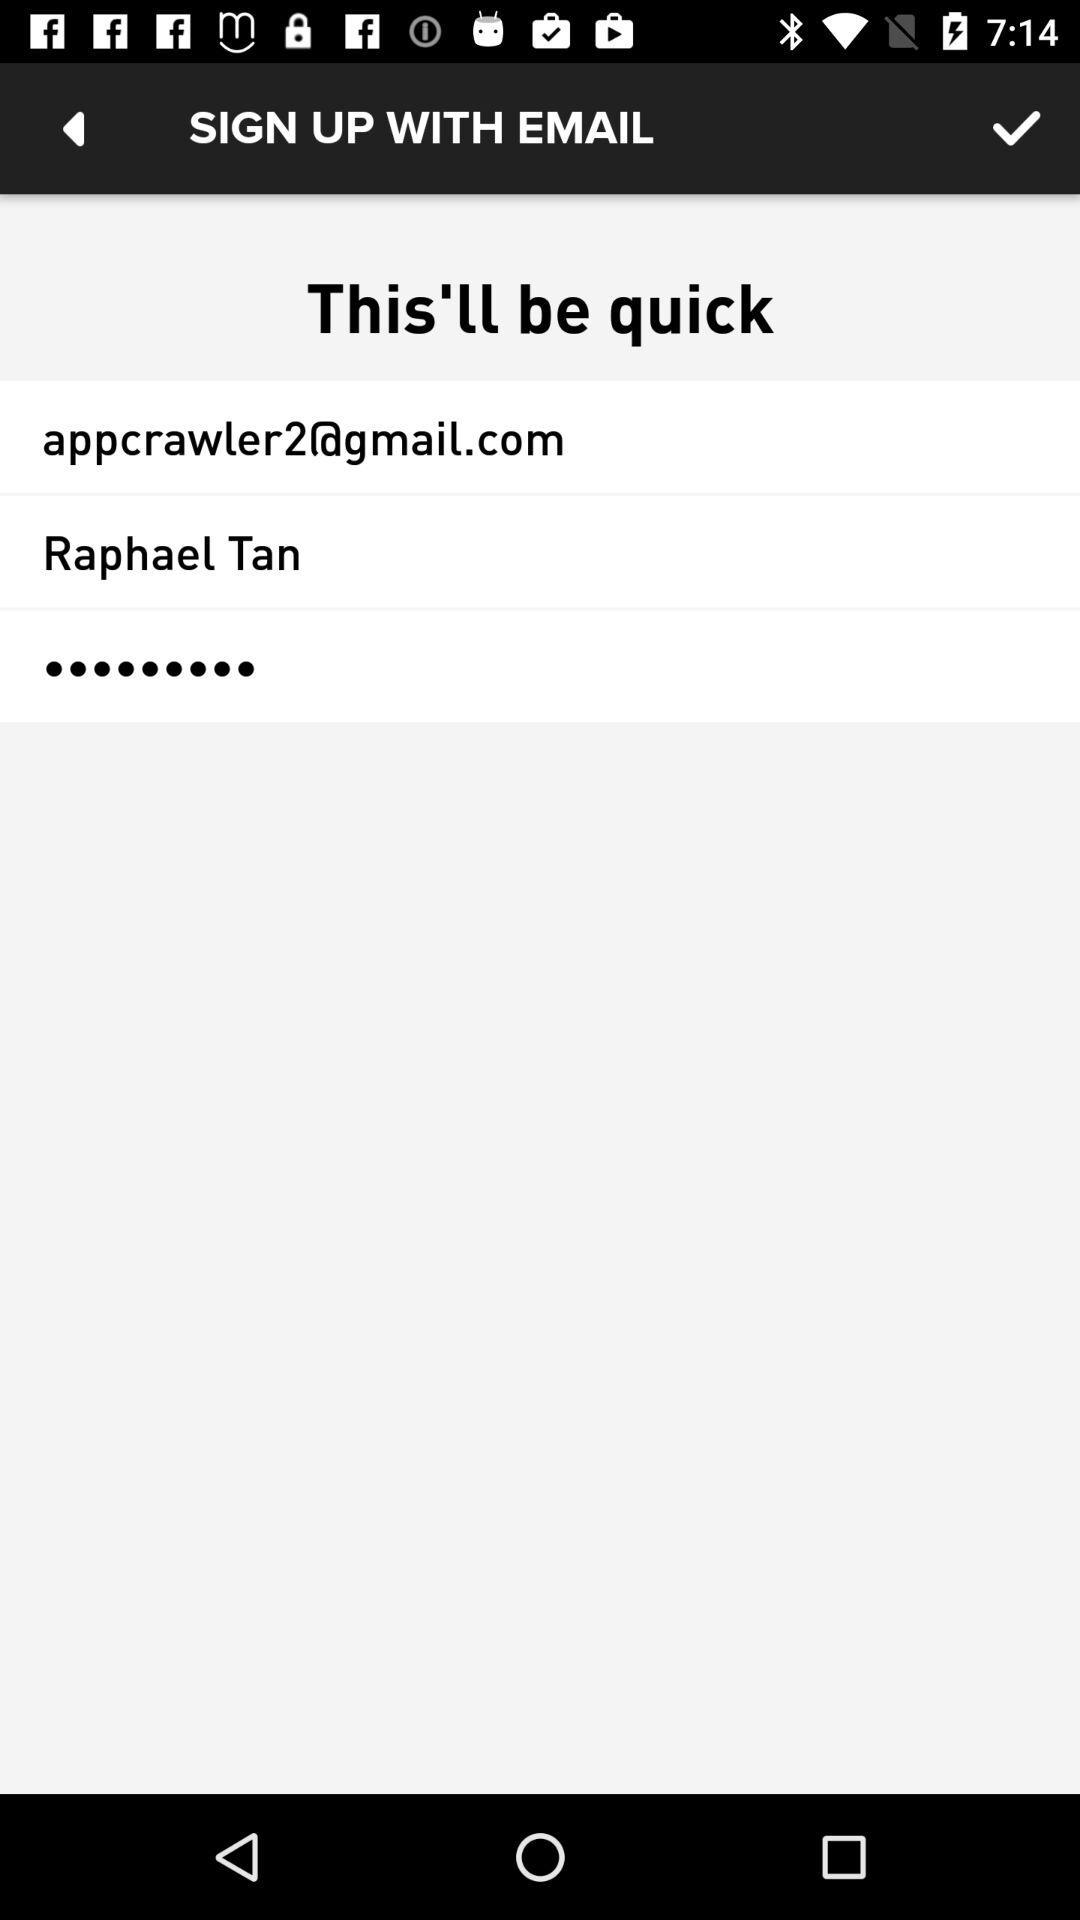 This screenshot has width=1080, height=1920. What do you see at coordinates (540, 666) in the screenshot?
I see `icon at the center` at bounding box center [540, 666].